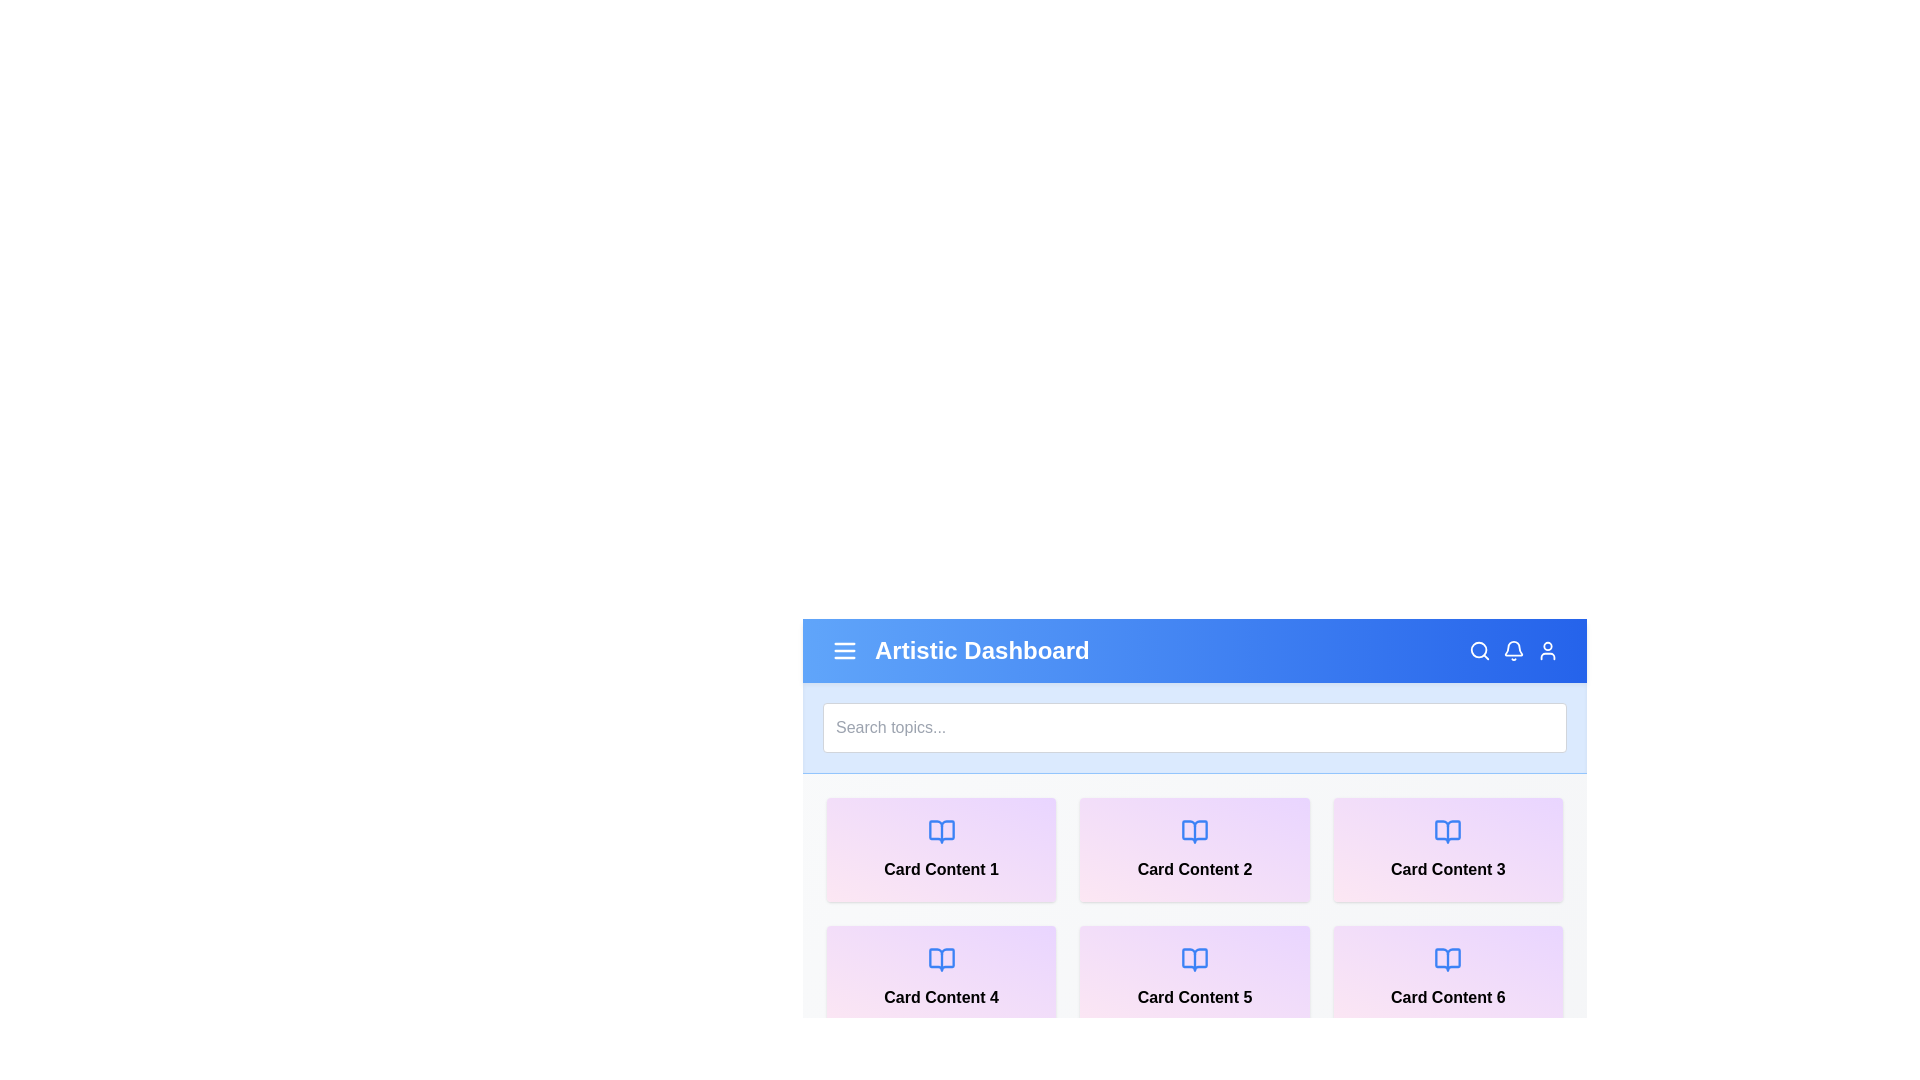  What do you see at coordinates (1547, 651) in the screenshot?
I see `the user icon to access the user profile or settings` at bounding box center [1547, 651].